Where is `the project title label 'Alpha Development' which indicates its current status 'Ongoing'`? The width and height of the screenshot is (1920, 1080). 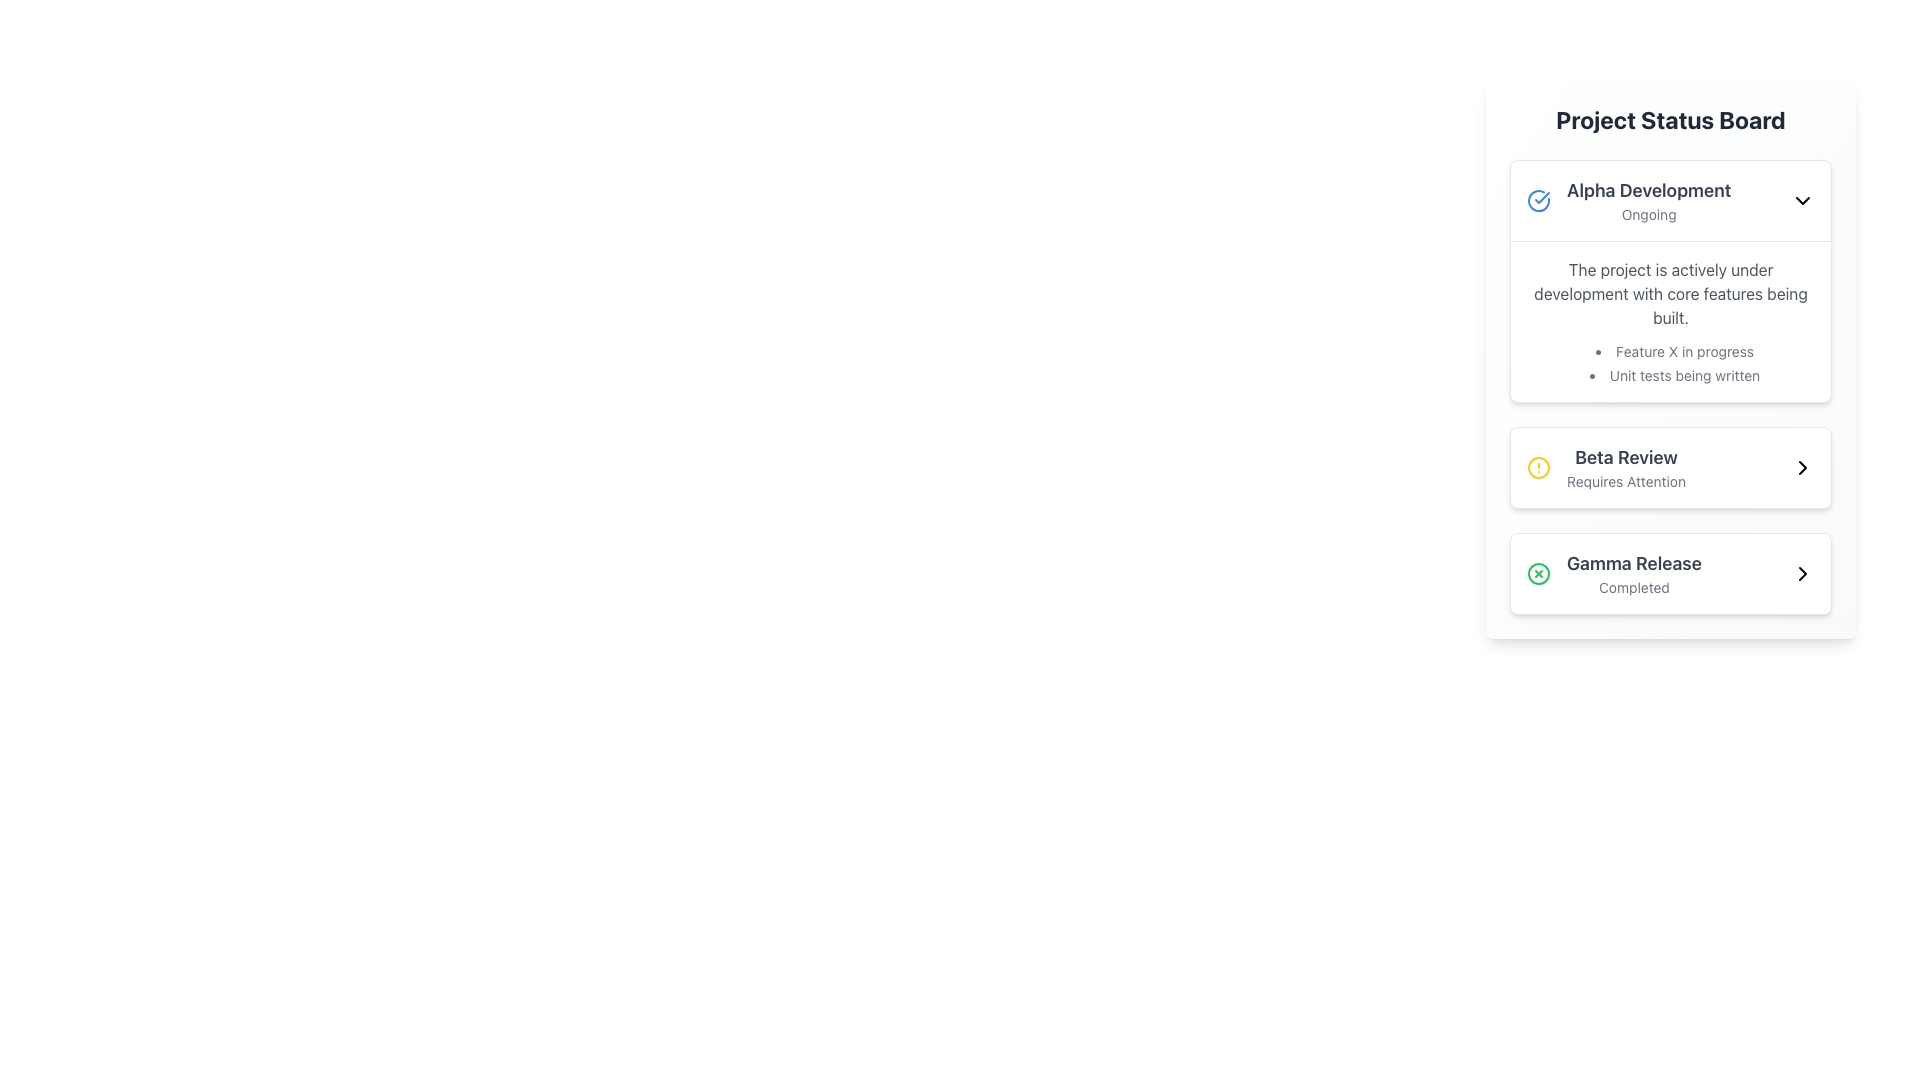
the project title label 'Alpha Development' which indicates its current status 'Ongoing' is located at coordinates (1670, 200).